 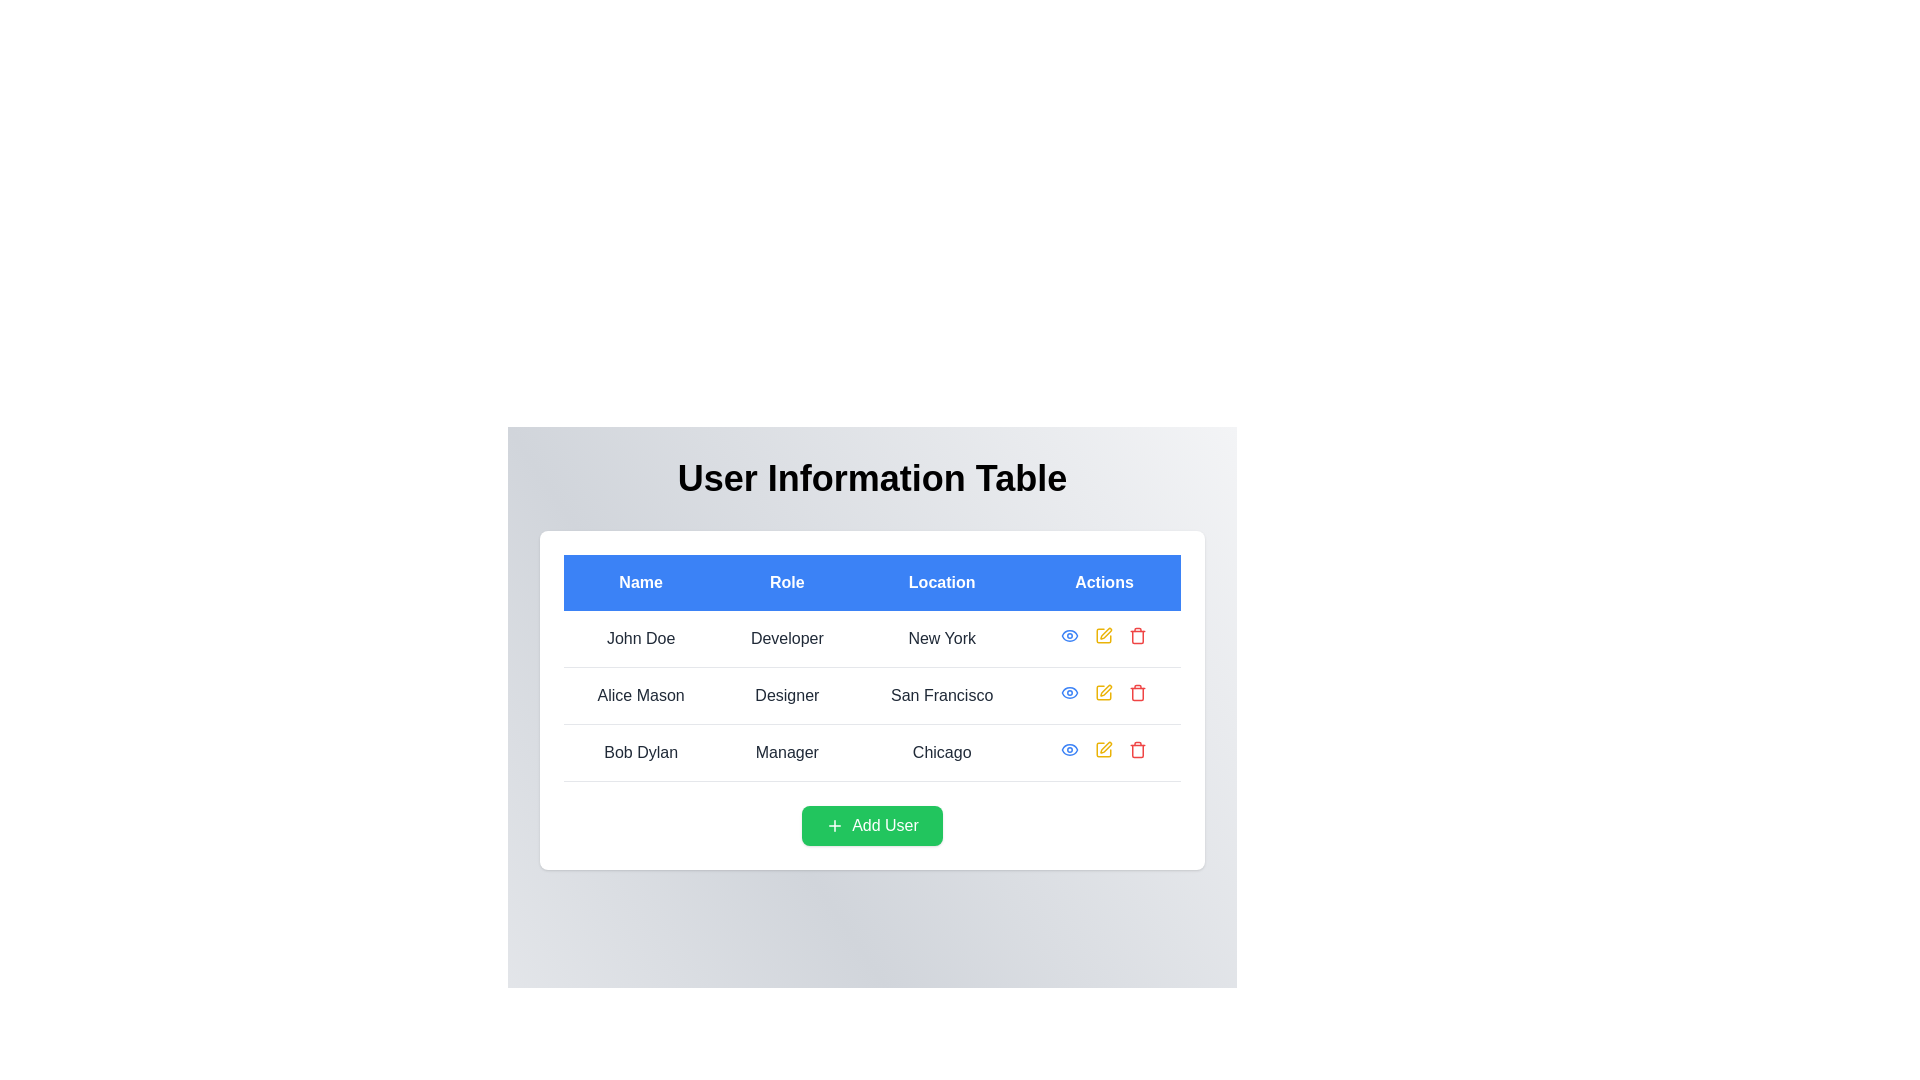 I want to click on the edit action icon located in the 'Actions' cell of the second row for user 'Alice Mason', which is the middle icon among three icons, so click(x=1105, y=633).